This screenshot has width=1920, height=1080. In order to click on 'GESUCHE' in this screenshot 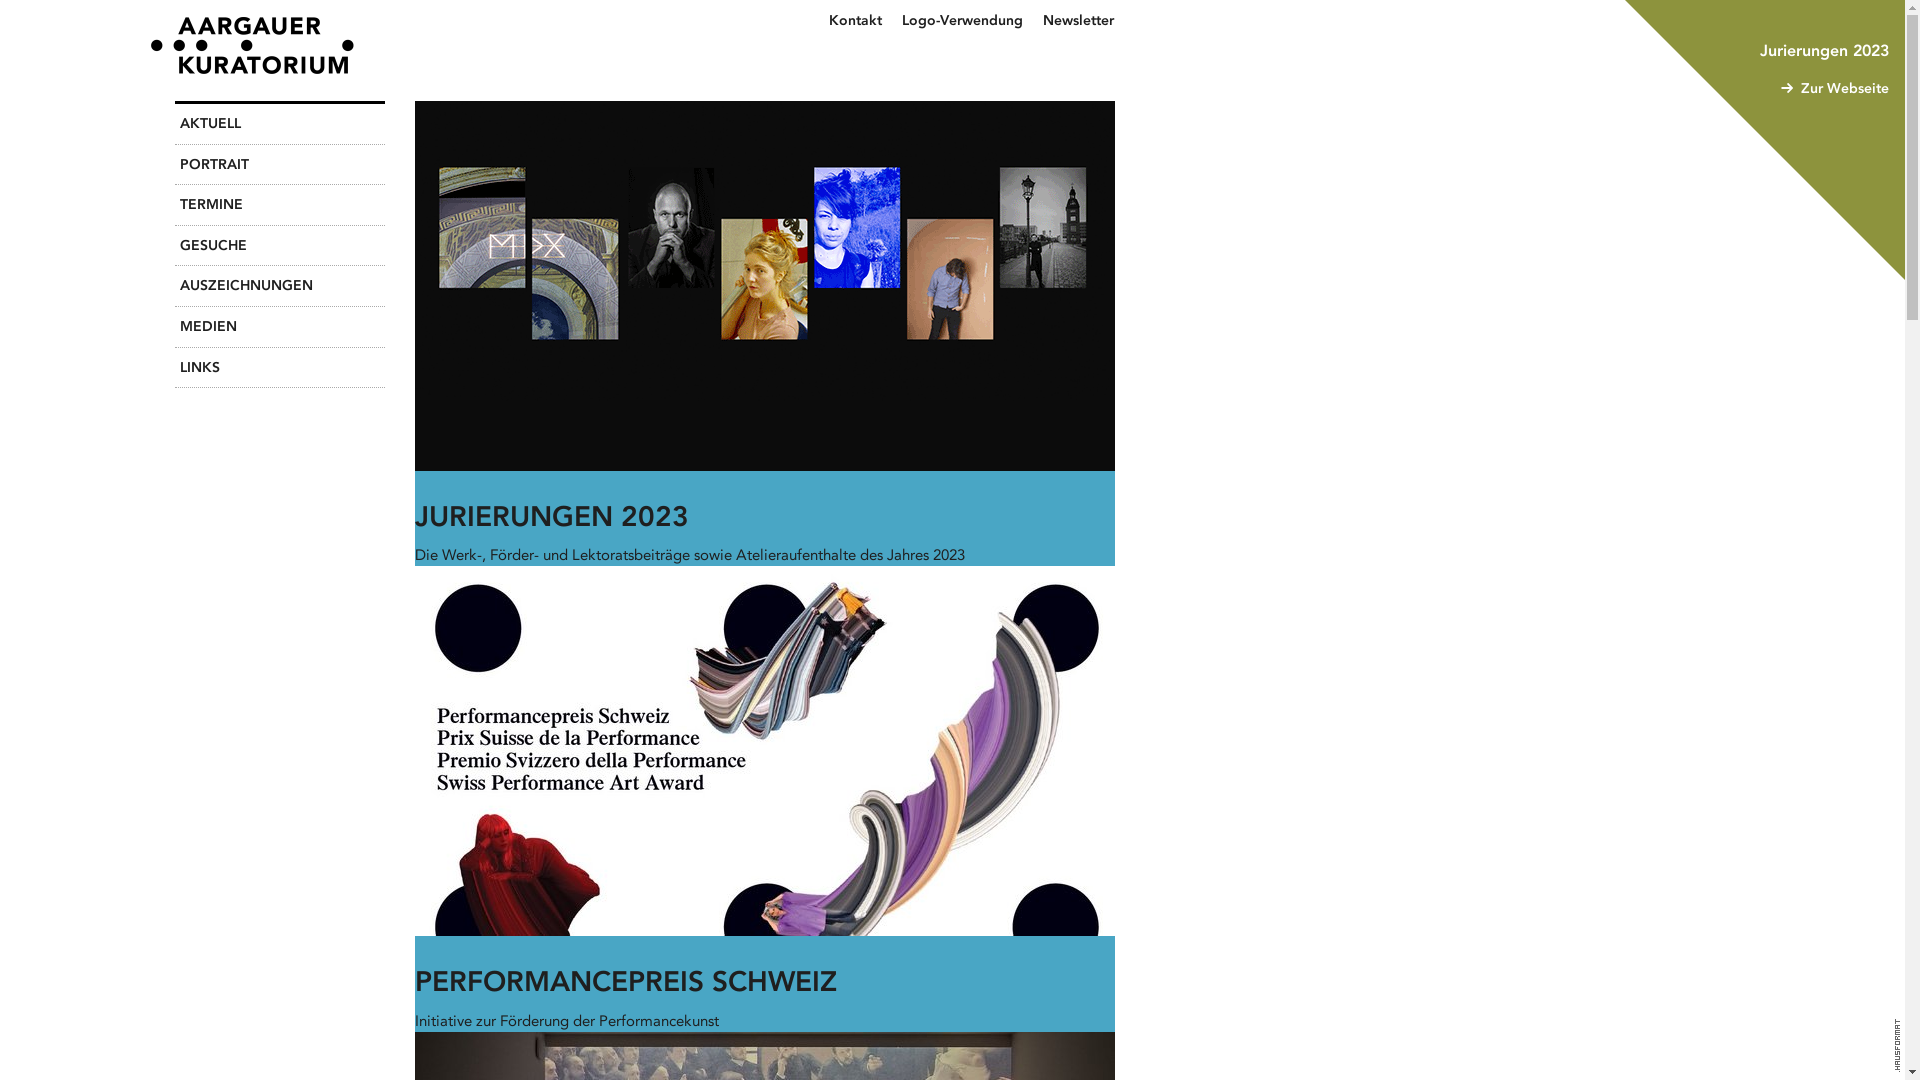, I will do `click(278, 245)`.